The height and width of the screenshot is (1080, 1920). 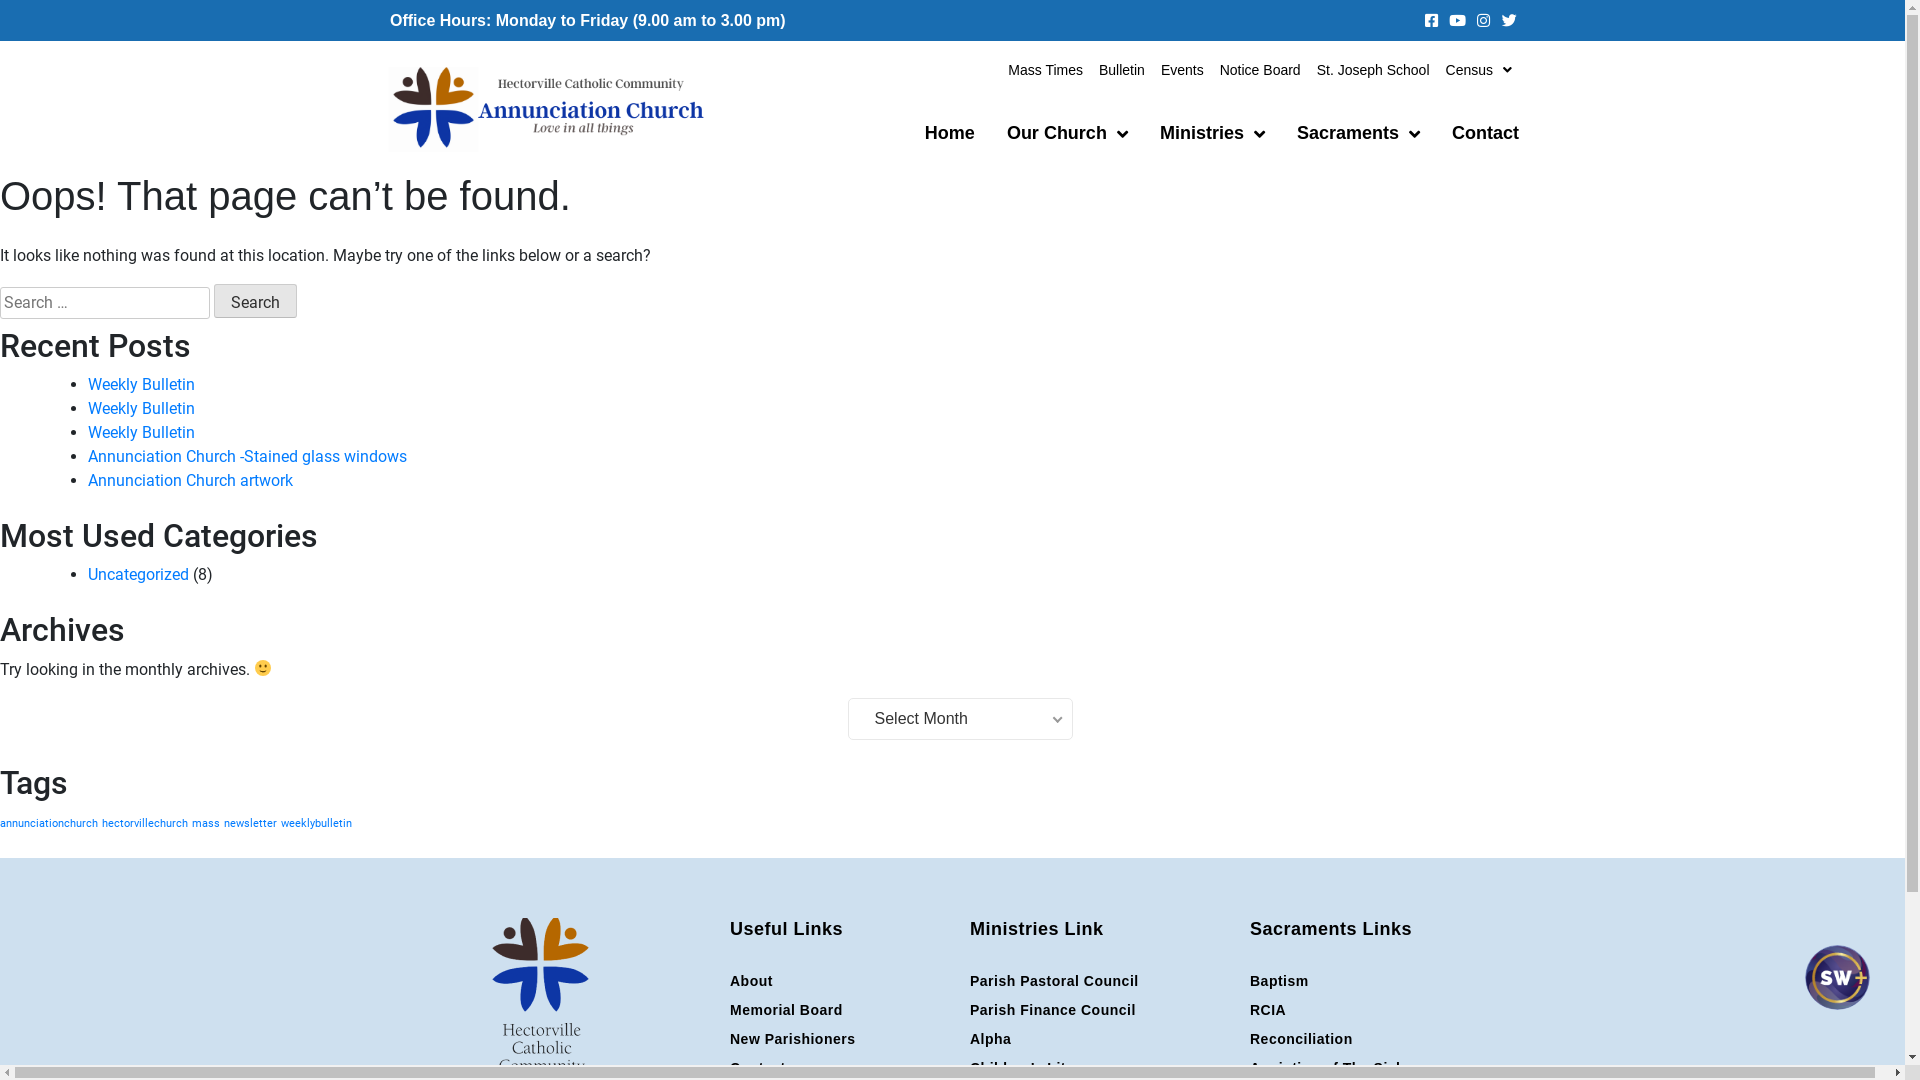 I want to click on 'New Parishioners', so click(x=840, y=1038).